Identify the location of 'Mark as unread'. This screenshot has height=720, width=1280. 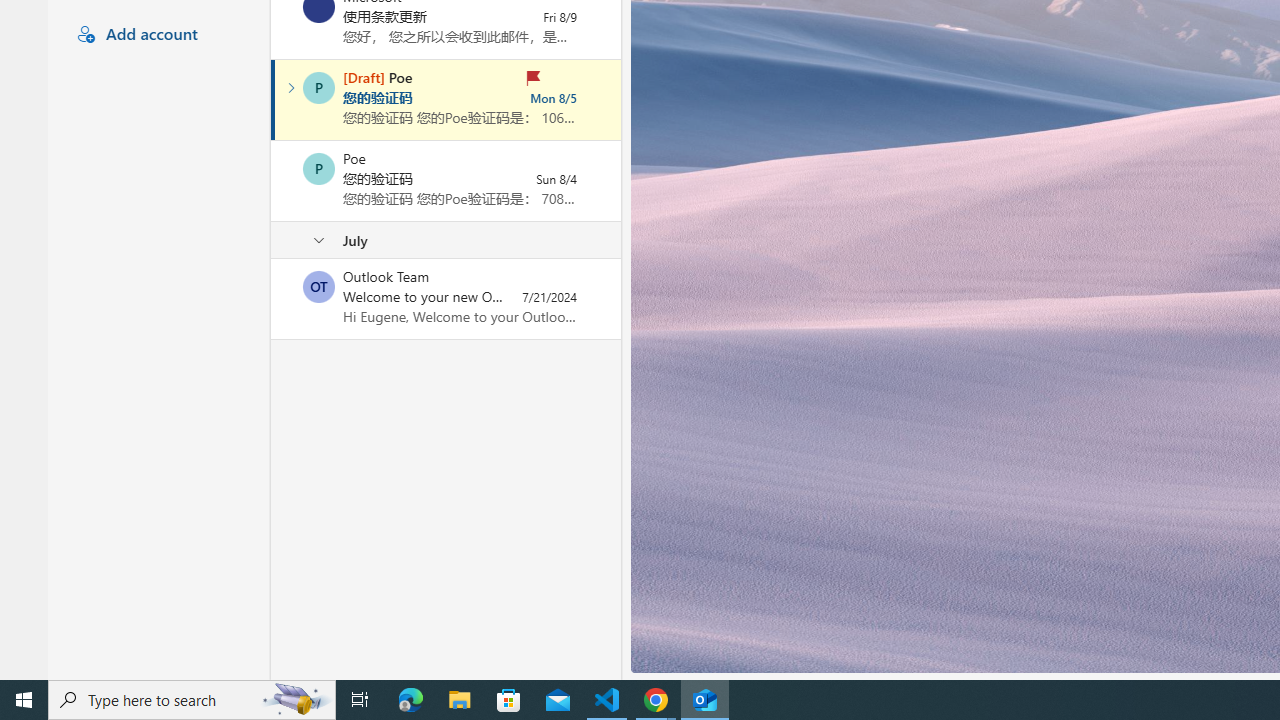
(272, 299).